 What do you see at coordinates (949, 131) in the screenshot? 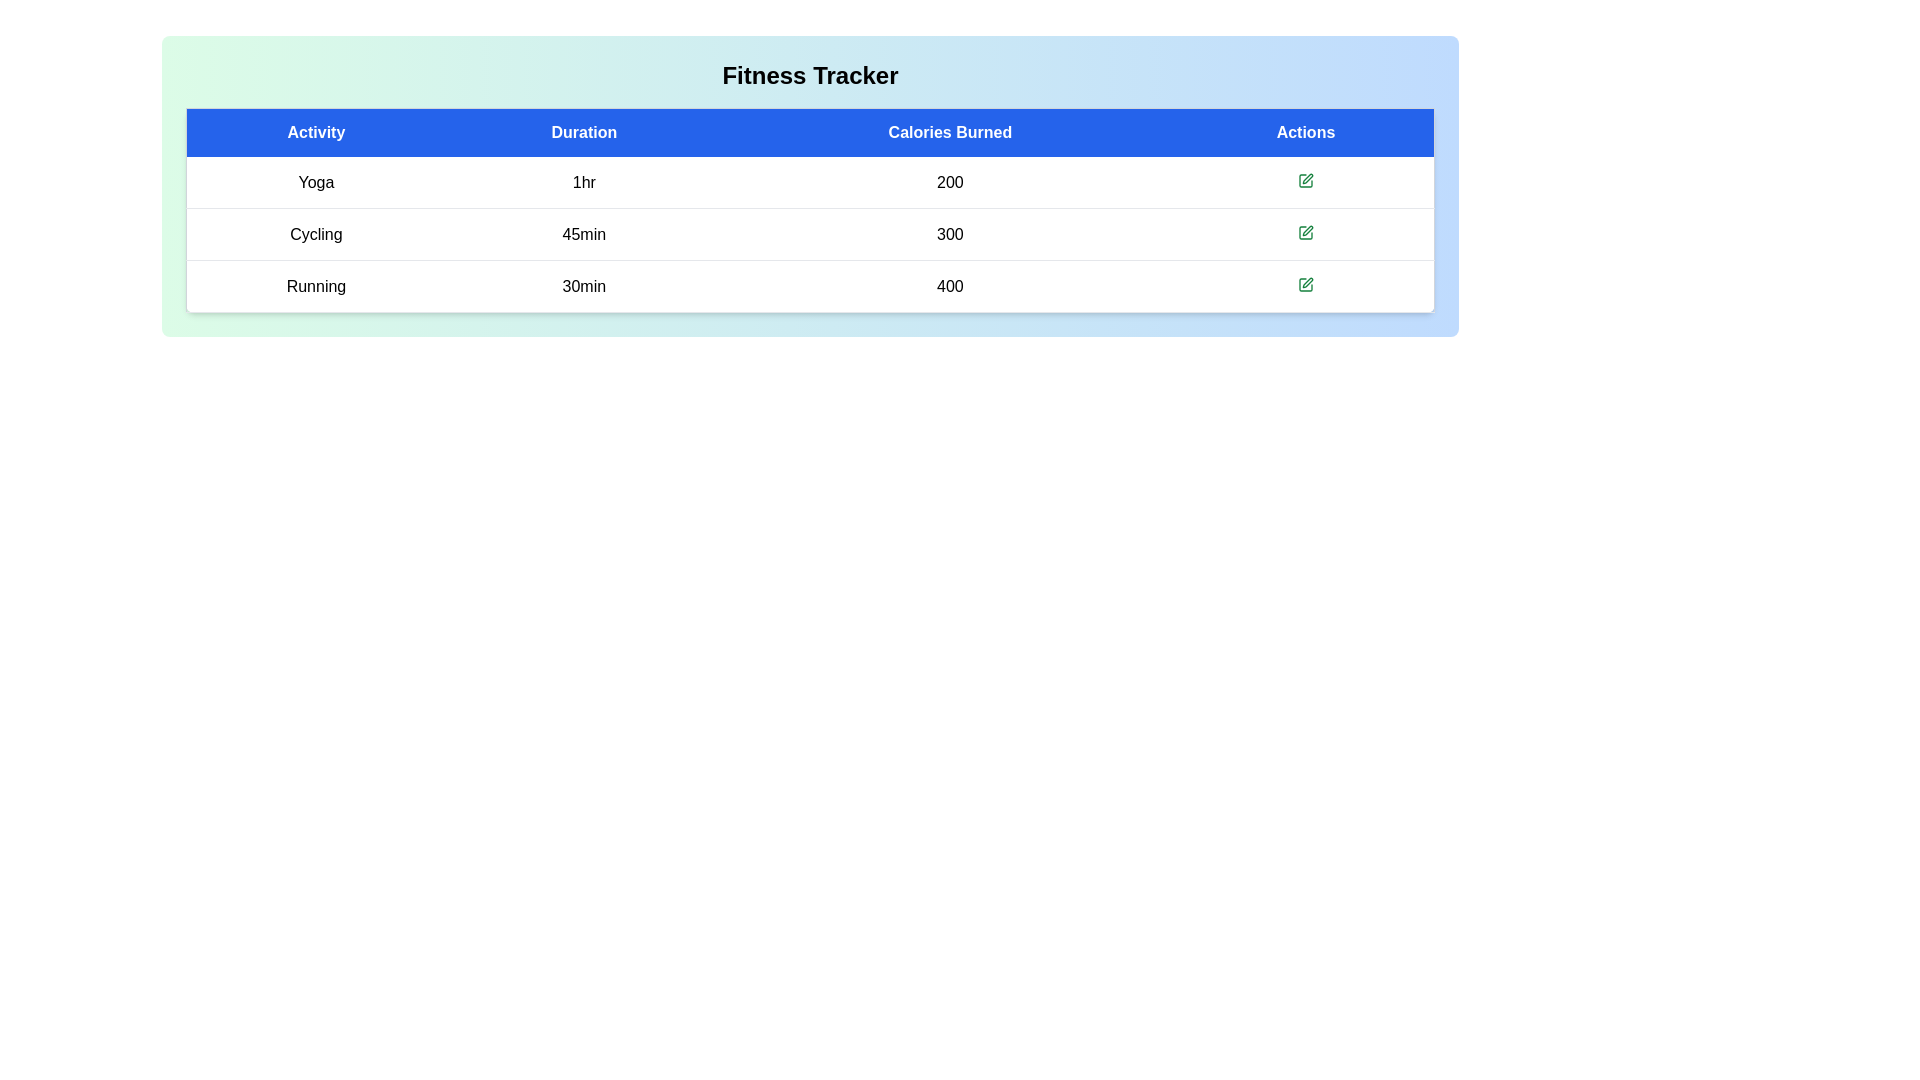
I see `the column header Calories Burned to sort or interact with it` at bounding box center [949, 131].